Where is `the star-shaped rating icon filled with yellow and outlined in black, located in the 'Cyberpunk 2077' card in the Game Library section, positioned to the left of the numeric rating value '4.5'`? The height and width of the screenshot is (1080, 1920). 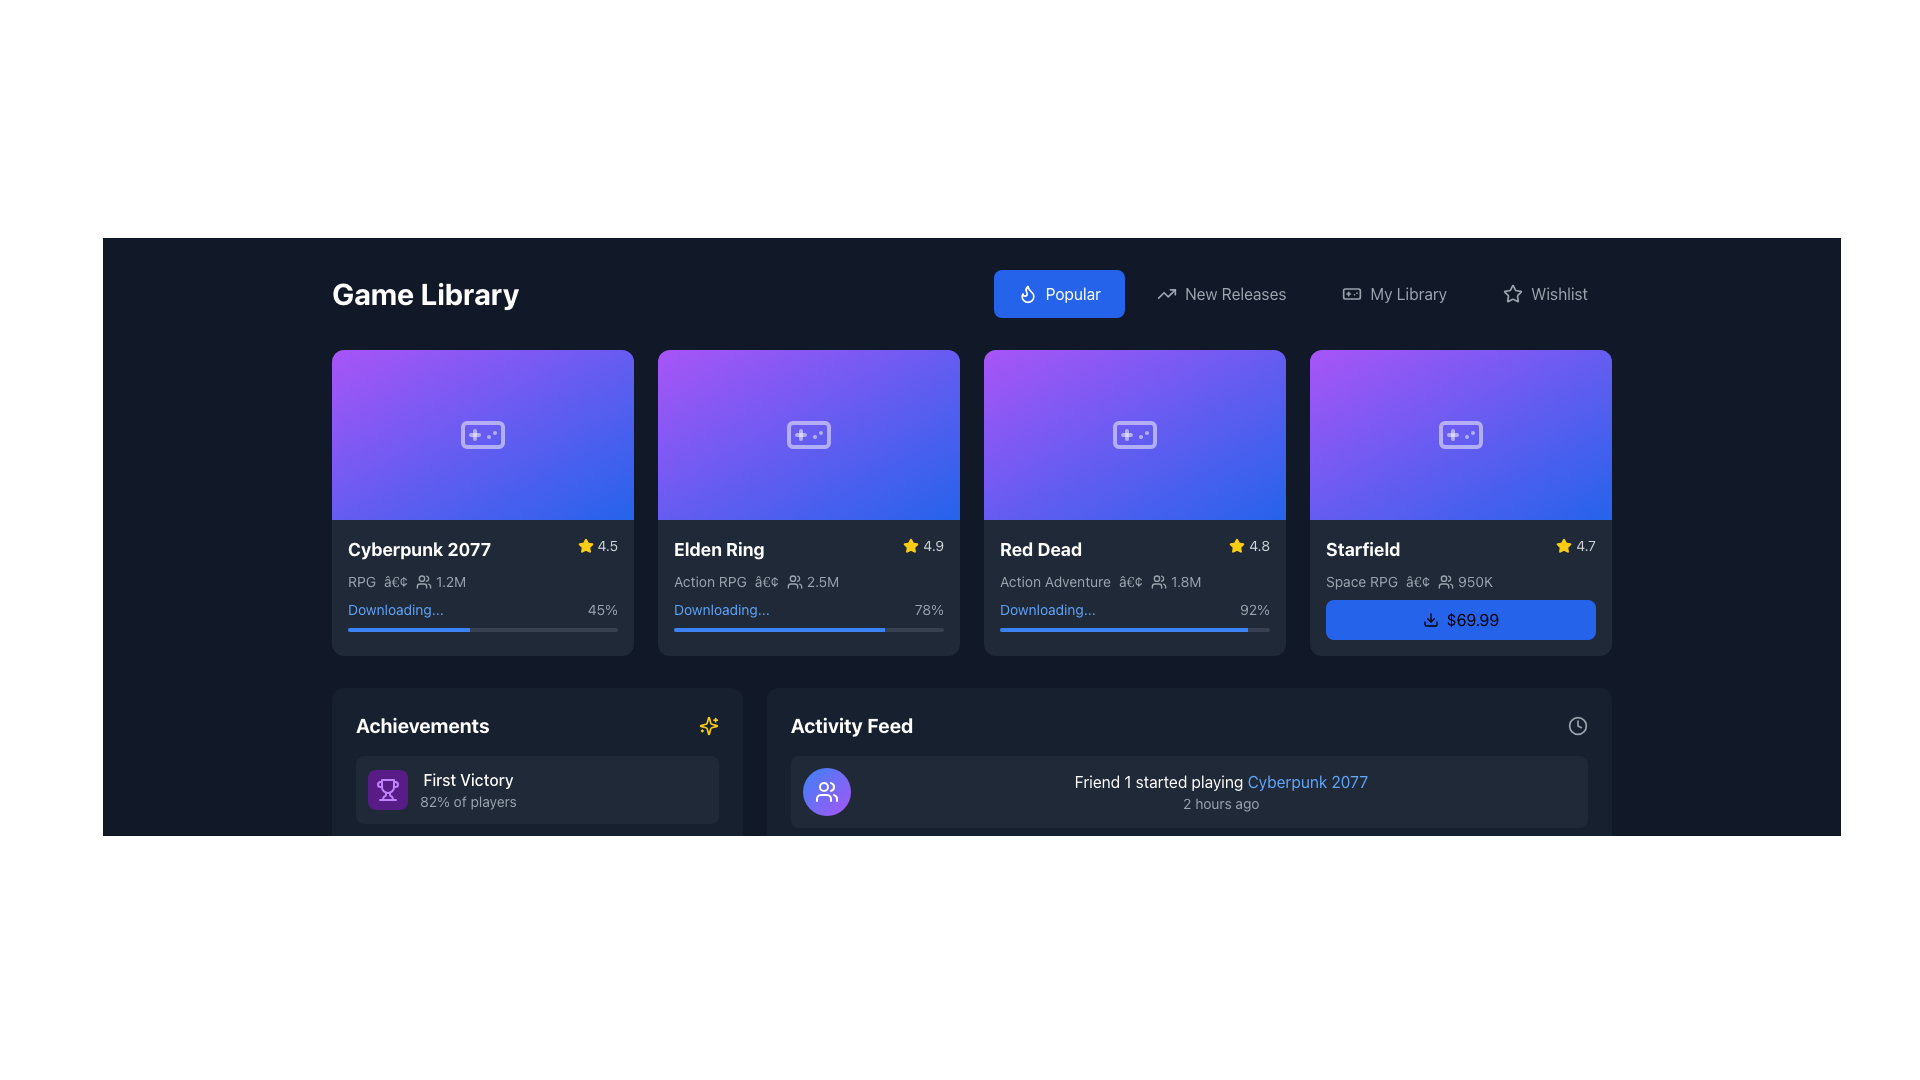 the star-shaped rating icon filled with yellow and outlined in black, located in the 'Cyberpunk 2077' card in the Game Library section, positioned to the left of the numeric rating value '4.5' is located at coordinates (584, 545).